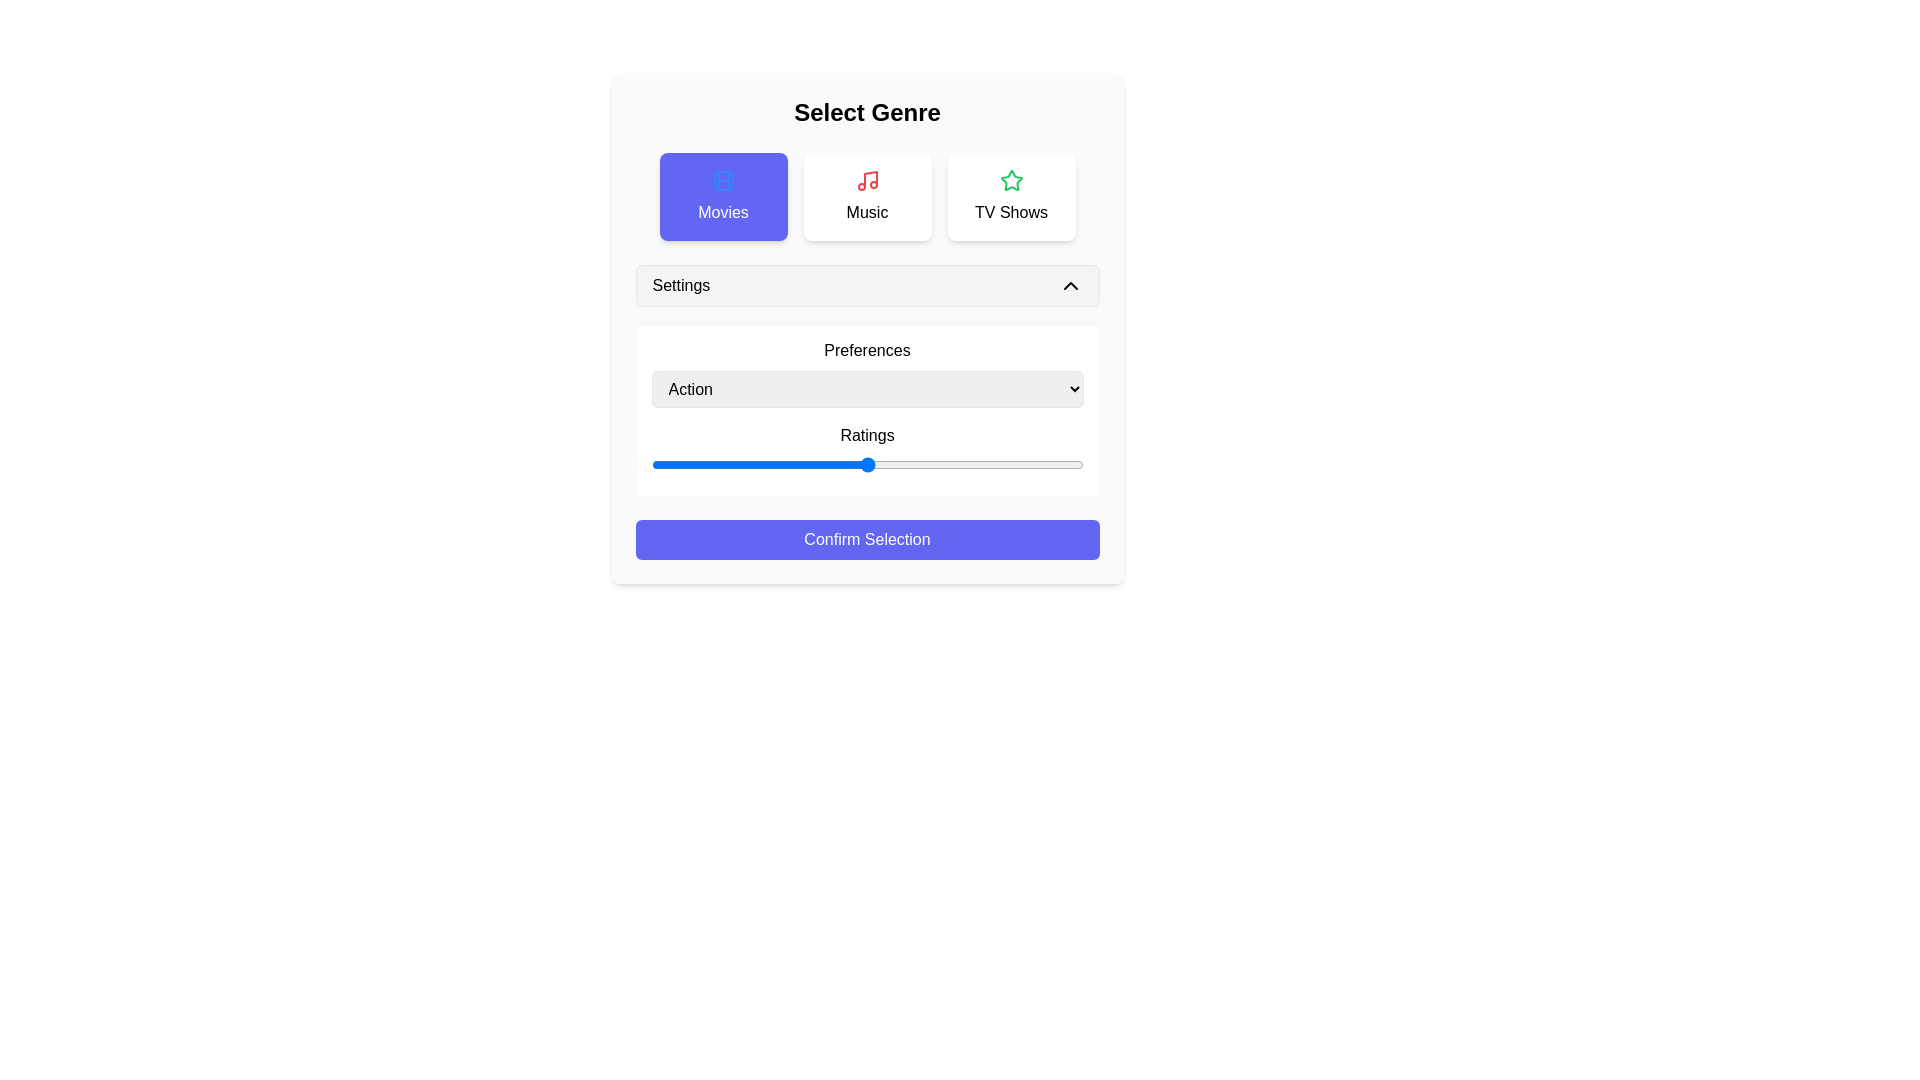  What do you see at coordinates (1011, 196) in the screenshot?
I see `the rectangular button labeled 'TV Shows' with a green star icon to trigger the hover effect` at bounding box center [1011, 196].